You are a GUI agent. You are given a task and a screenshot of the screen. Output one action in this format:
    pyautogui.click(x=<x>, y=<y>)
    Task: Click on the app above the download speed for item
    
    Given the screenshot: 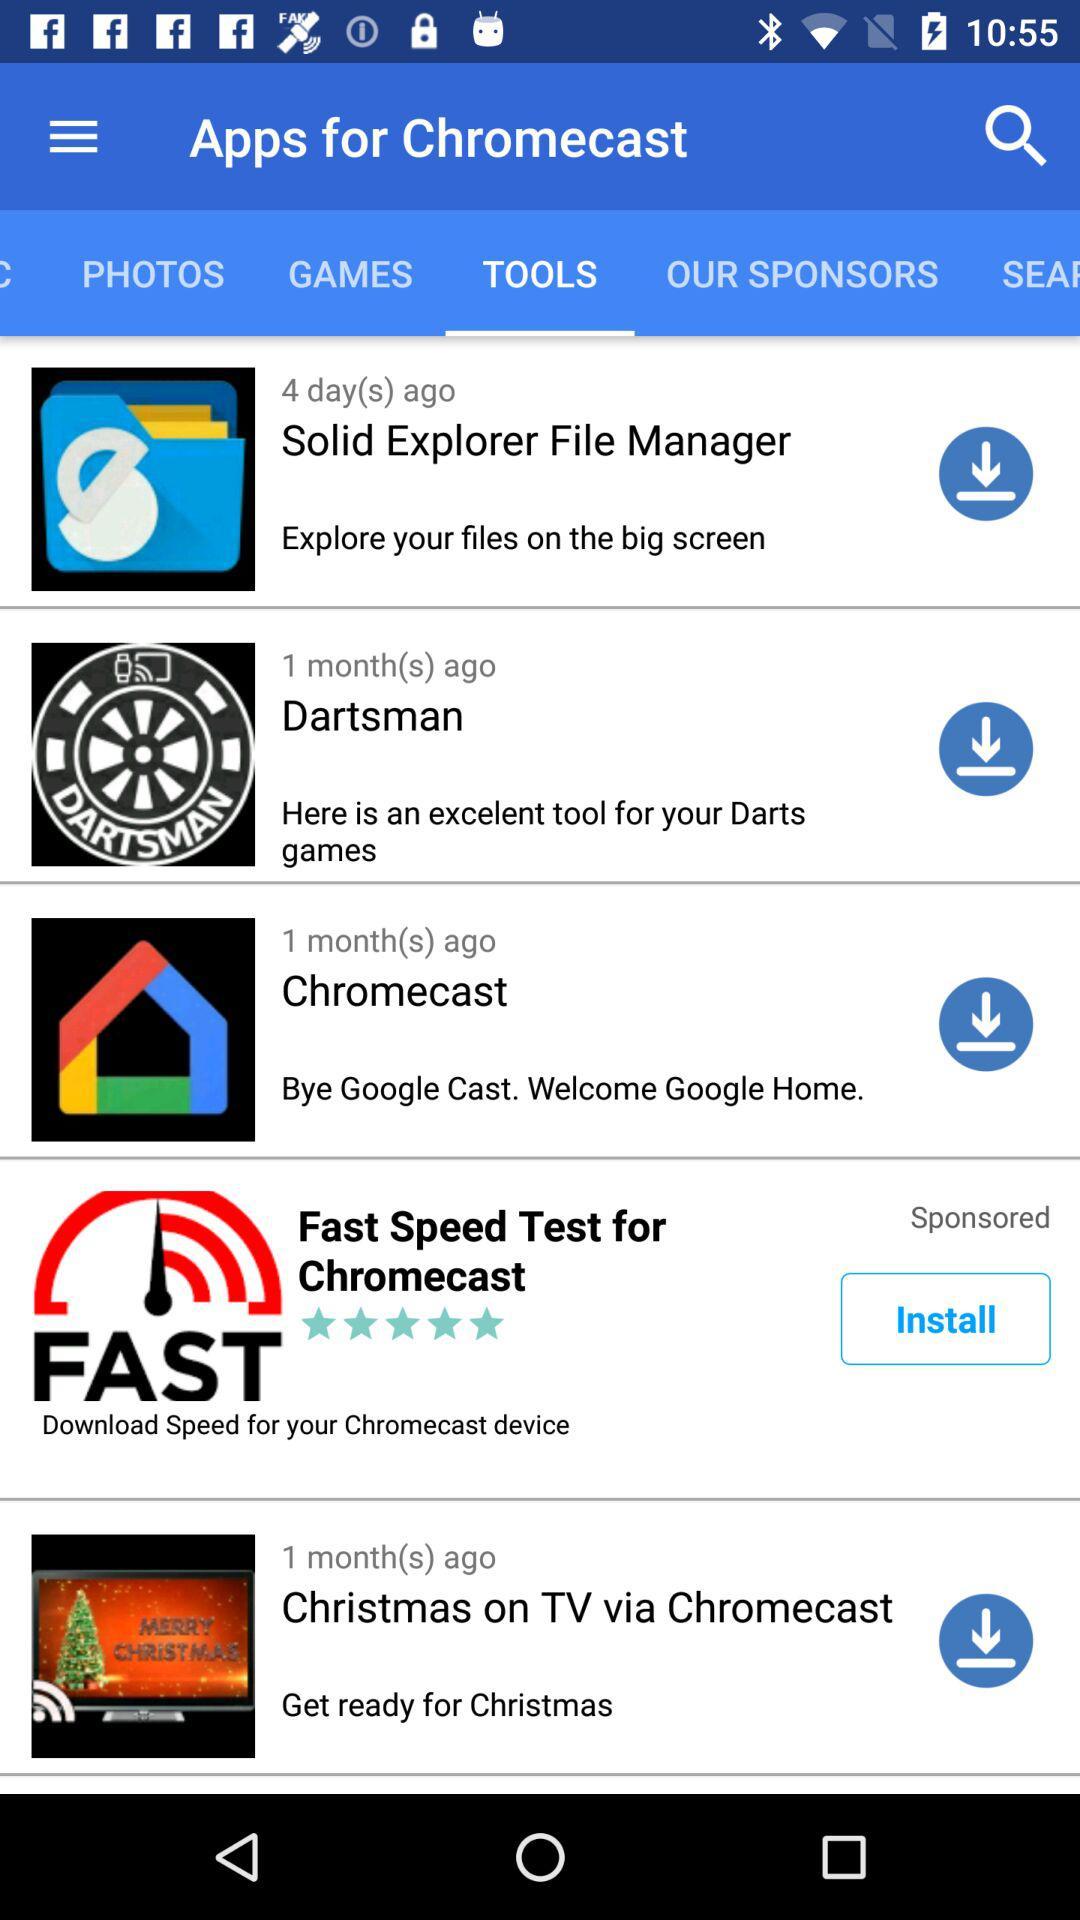 What is the action you would take?
    pyautogui.click(x=945, y=1318)
    